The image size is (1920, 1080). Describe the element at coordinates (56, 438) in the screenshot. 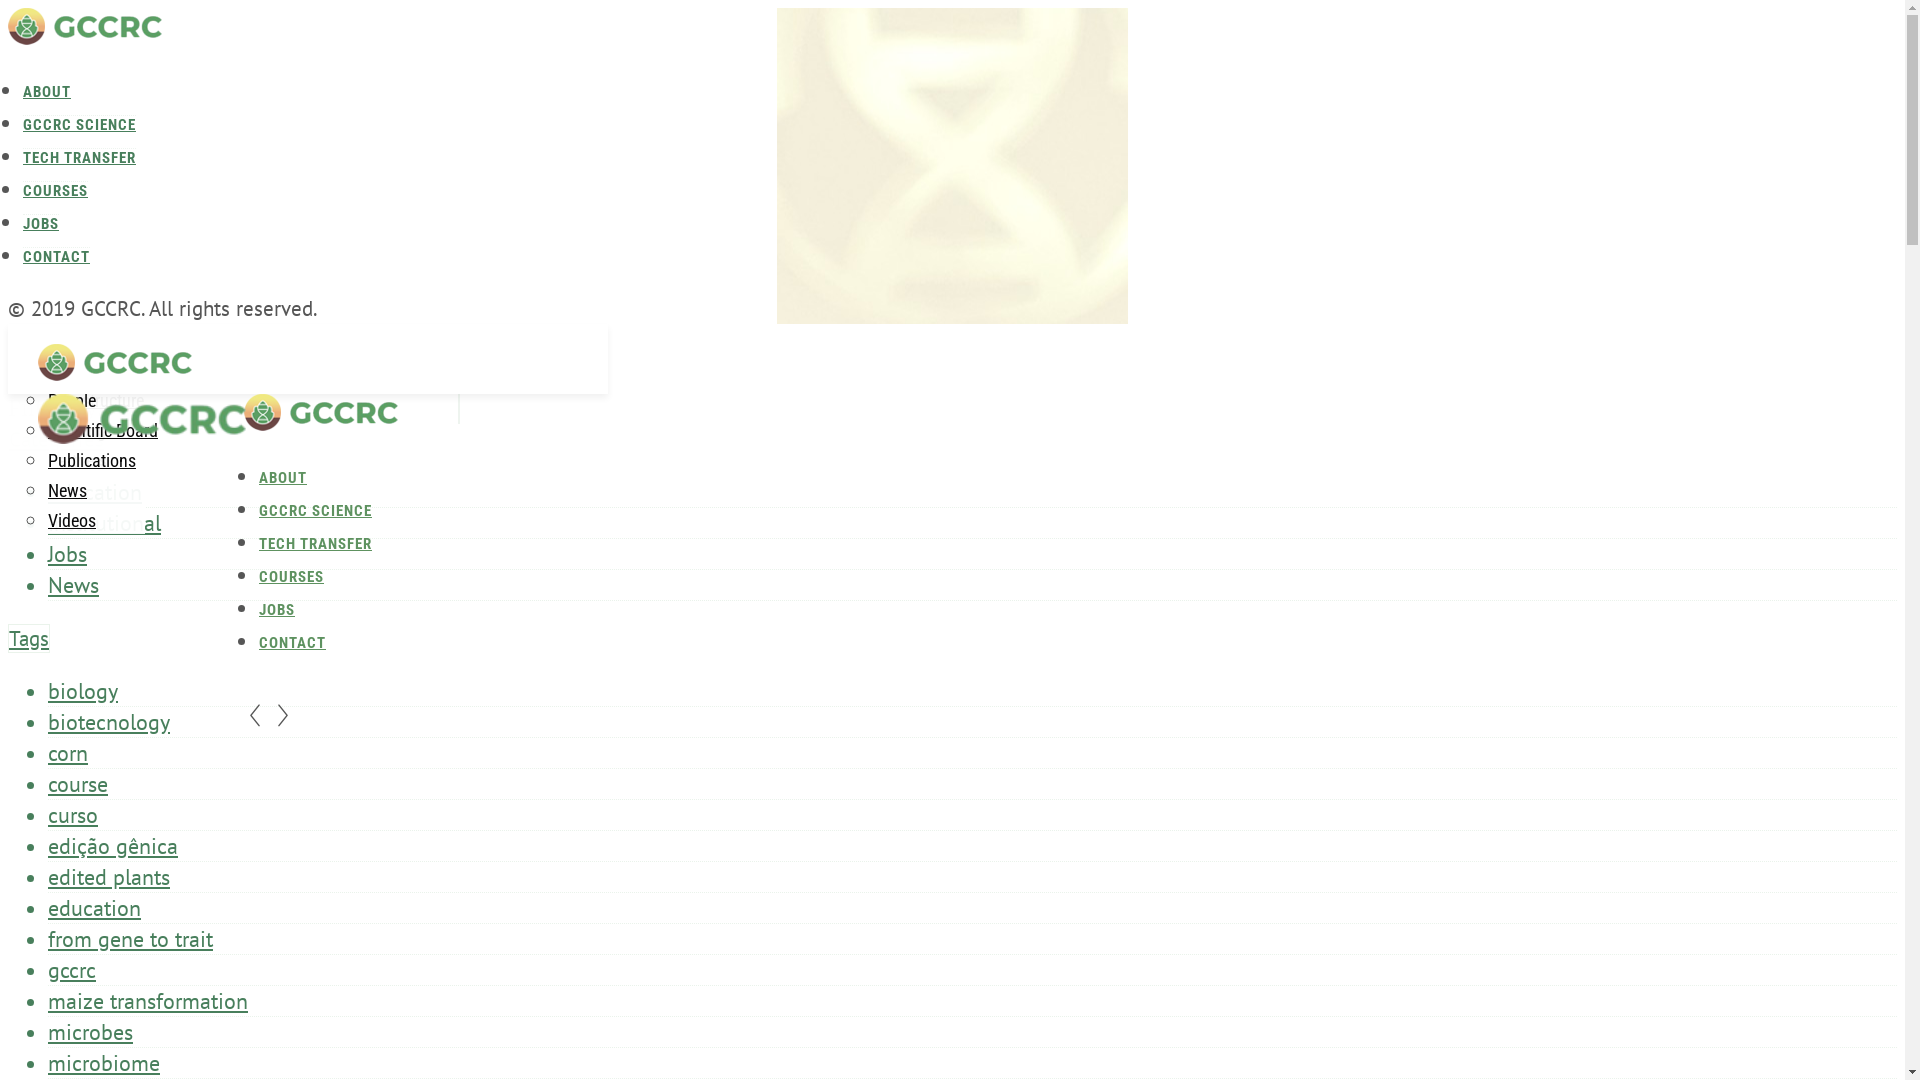

I see `'Categories'` at that location.